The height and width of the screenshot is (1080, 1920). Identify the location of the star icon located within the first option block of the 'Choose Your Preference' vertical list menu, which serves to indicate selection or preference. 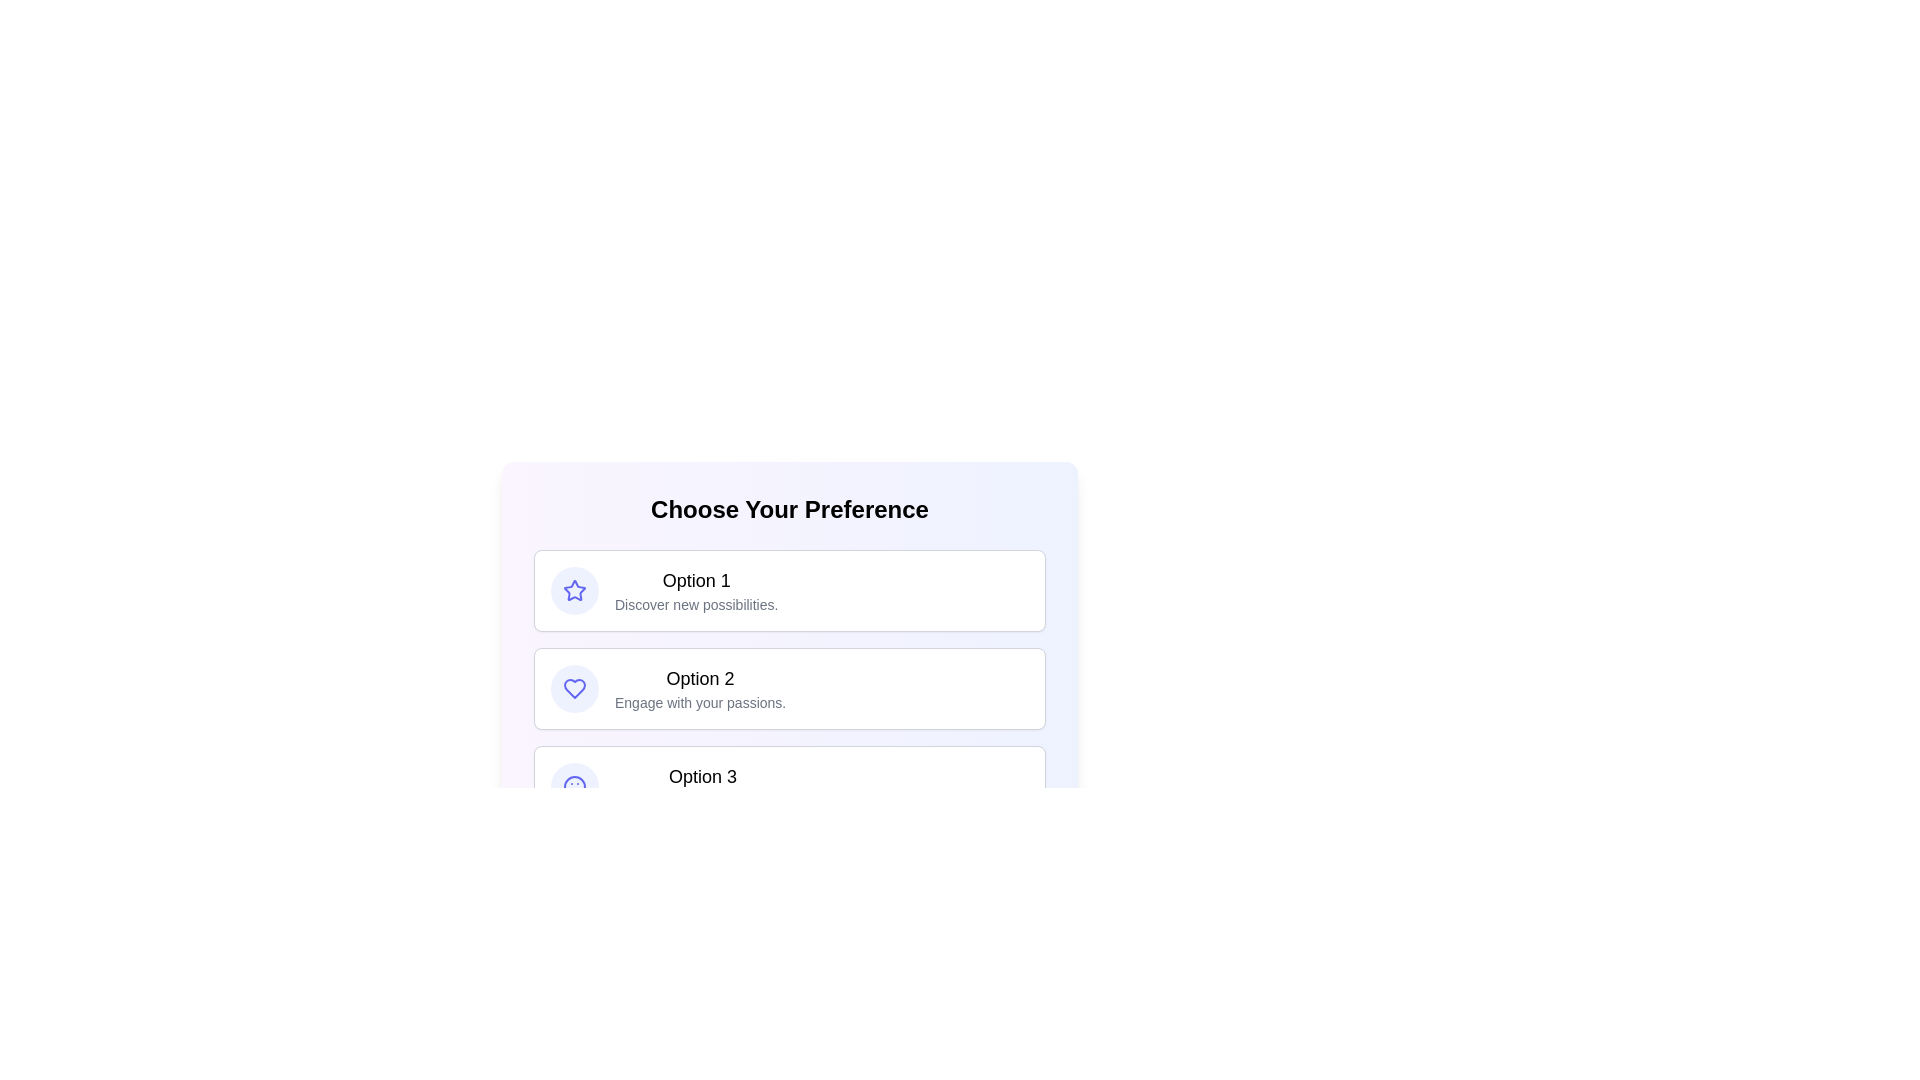
(574, 589).